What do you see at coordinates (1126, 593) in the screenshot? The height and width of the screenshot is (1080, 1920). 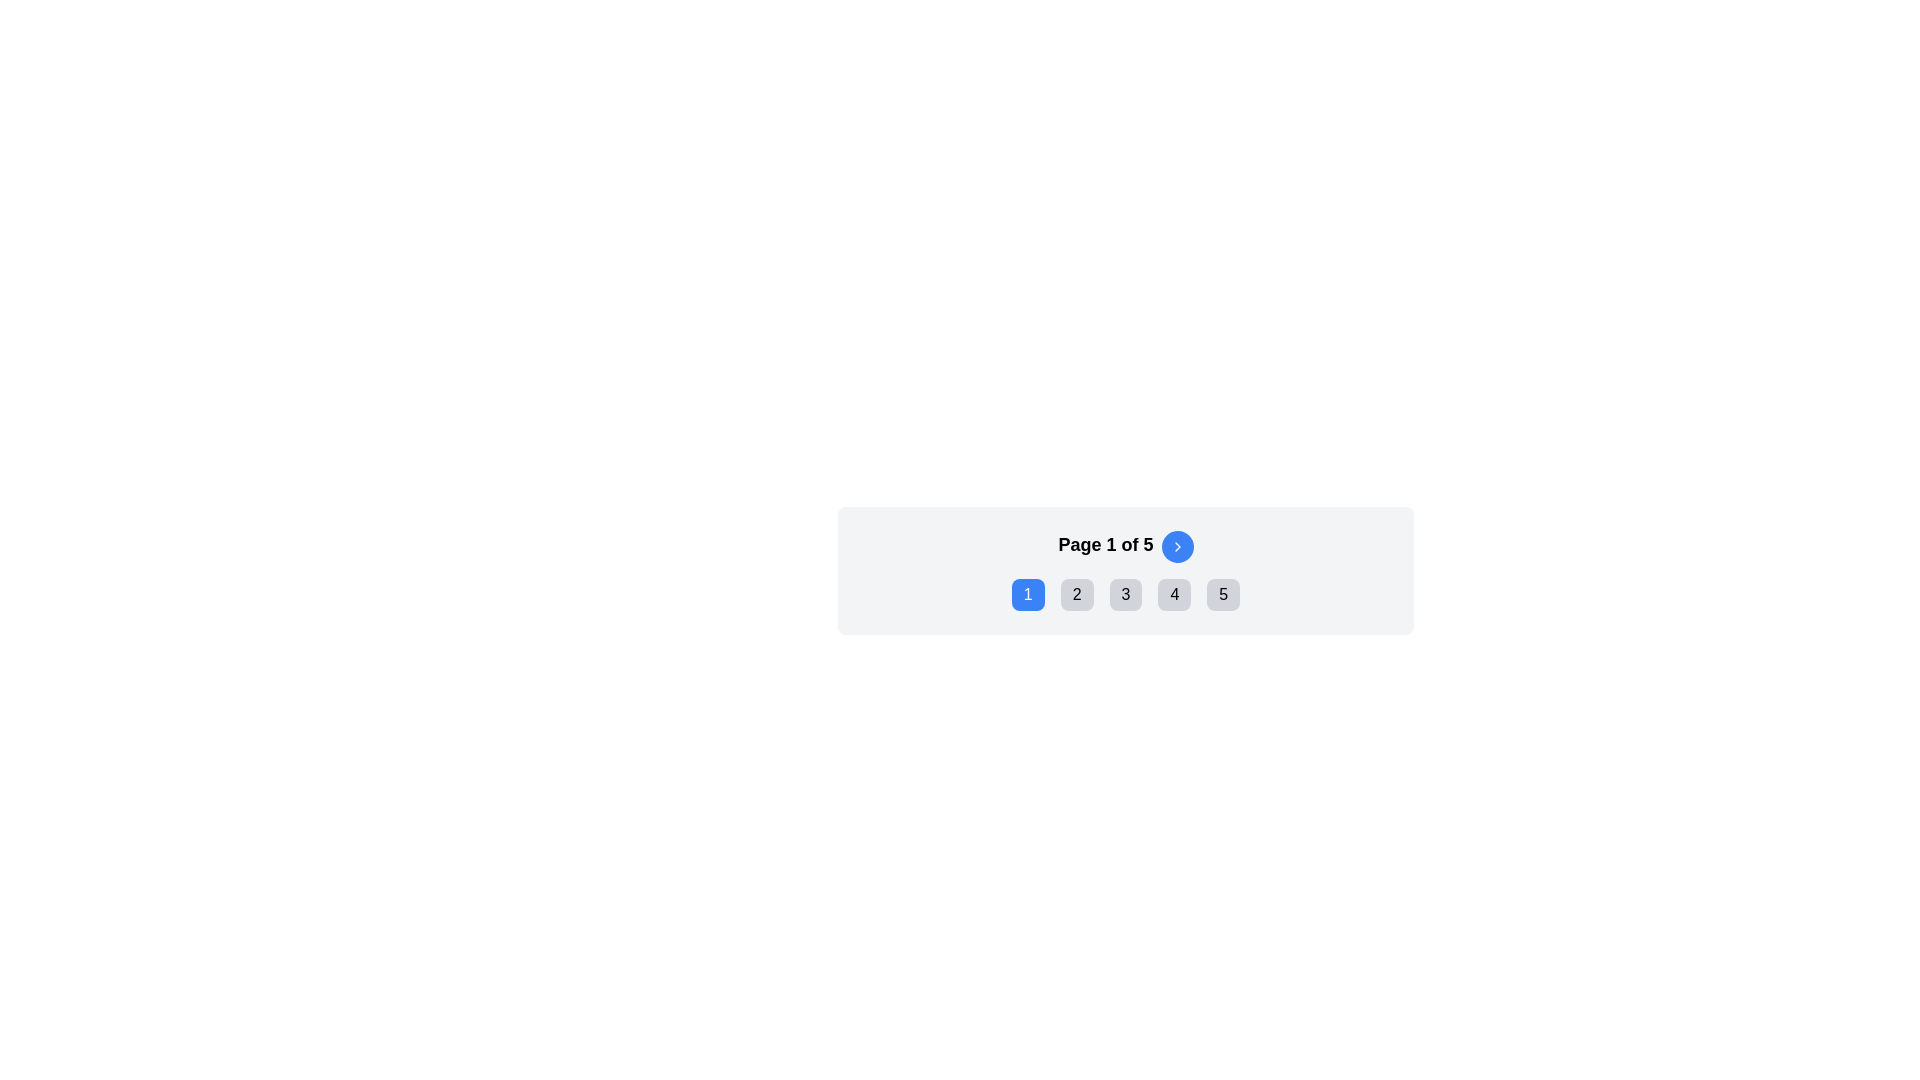 I see `the button displaying the number '3' in the pagination control for accessibility purposes` at bounding box center [1126, 593].